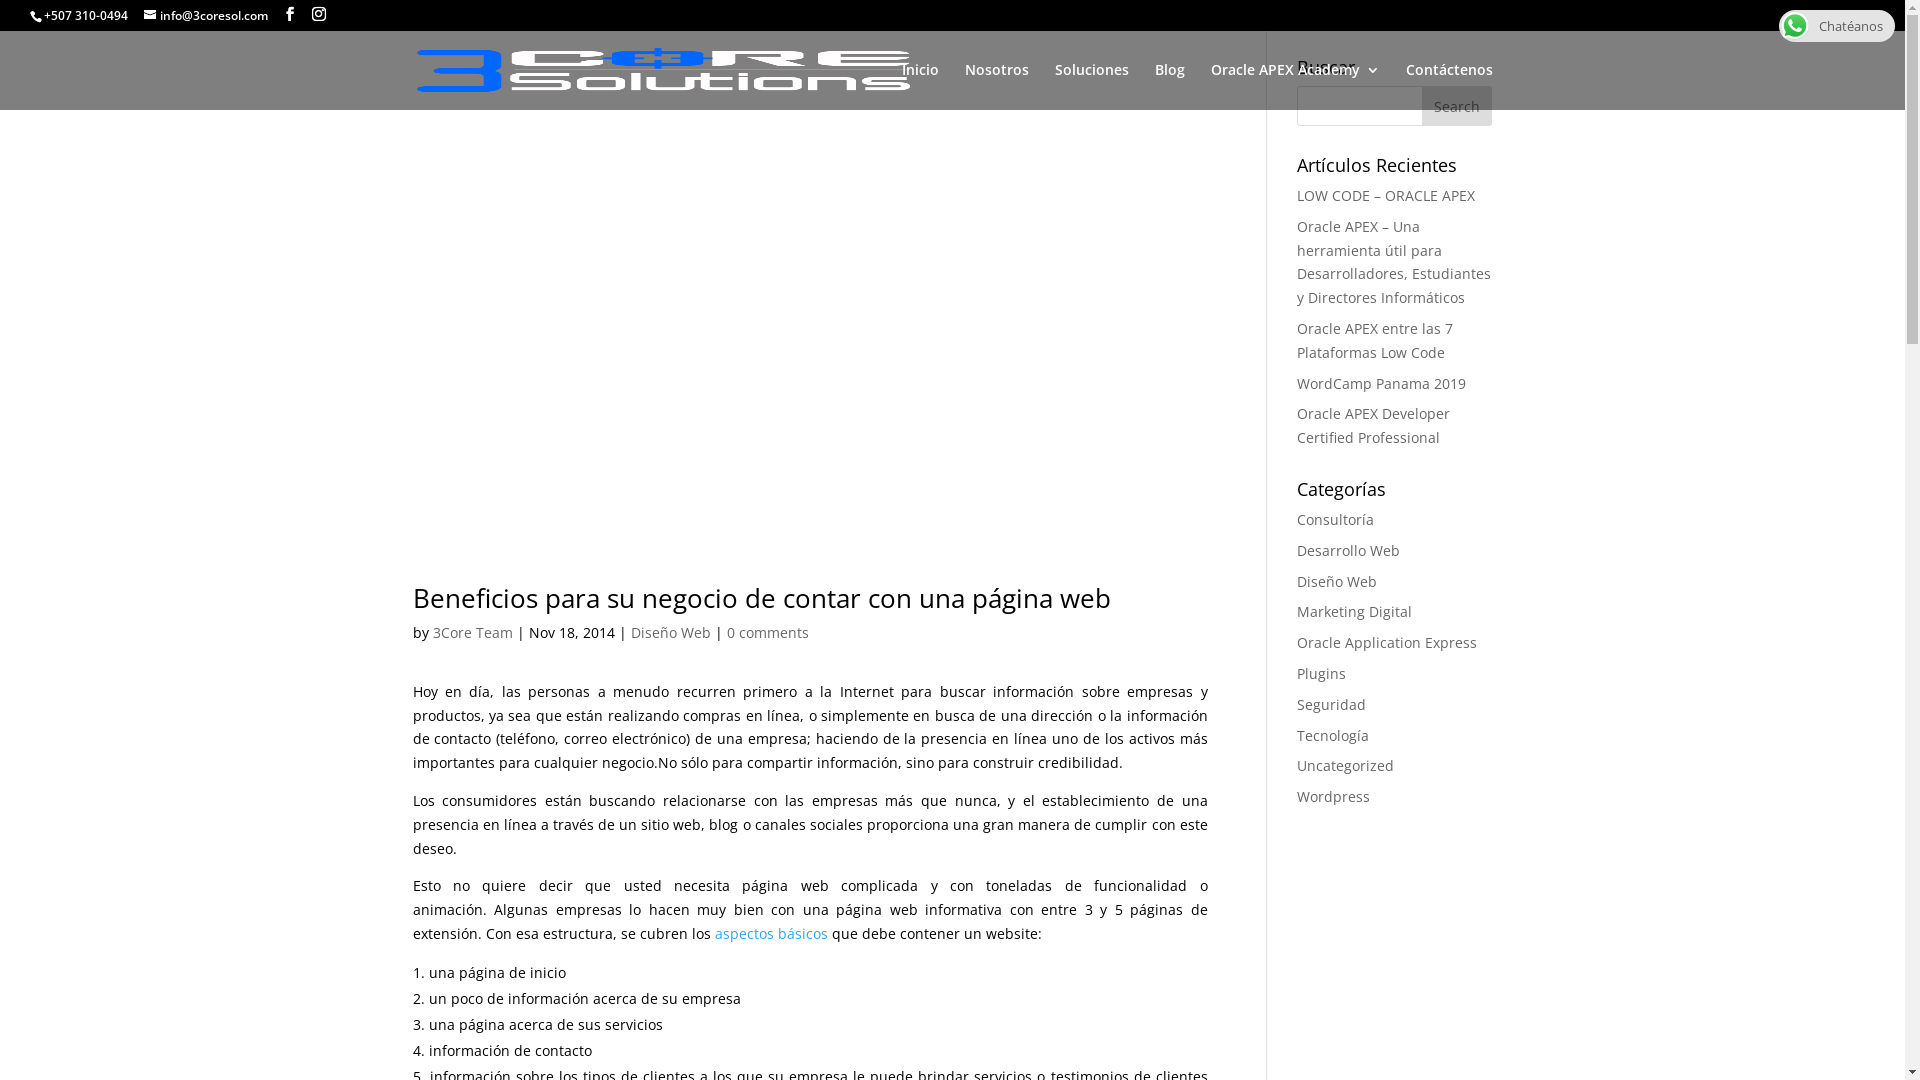 Image resolution: width=1920 pixels, height=1080 pixels. I want to click on 'Marketing Digital', so click(1354, 610).